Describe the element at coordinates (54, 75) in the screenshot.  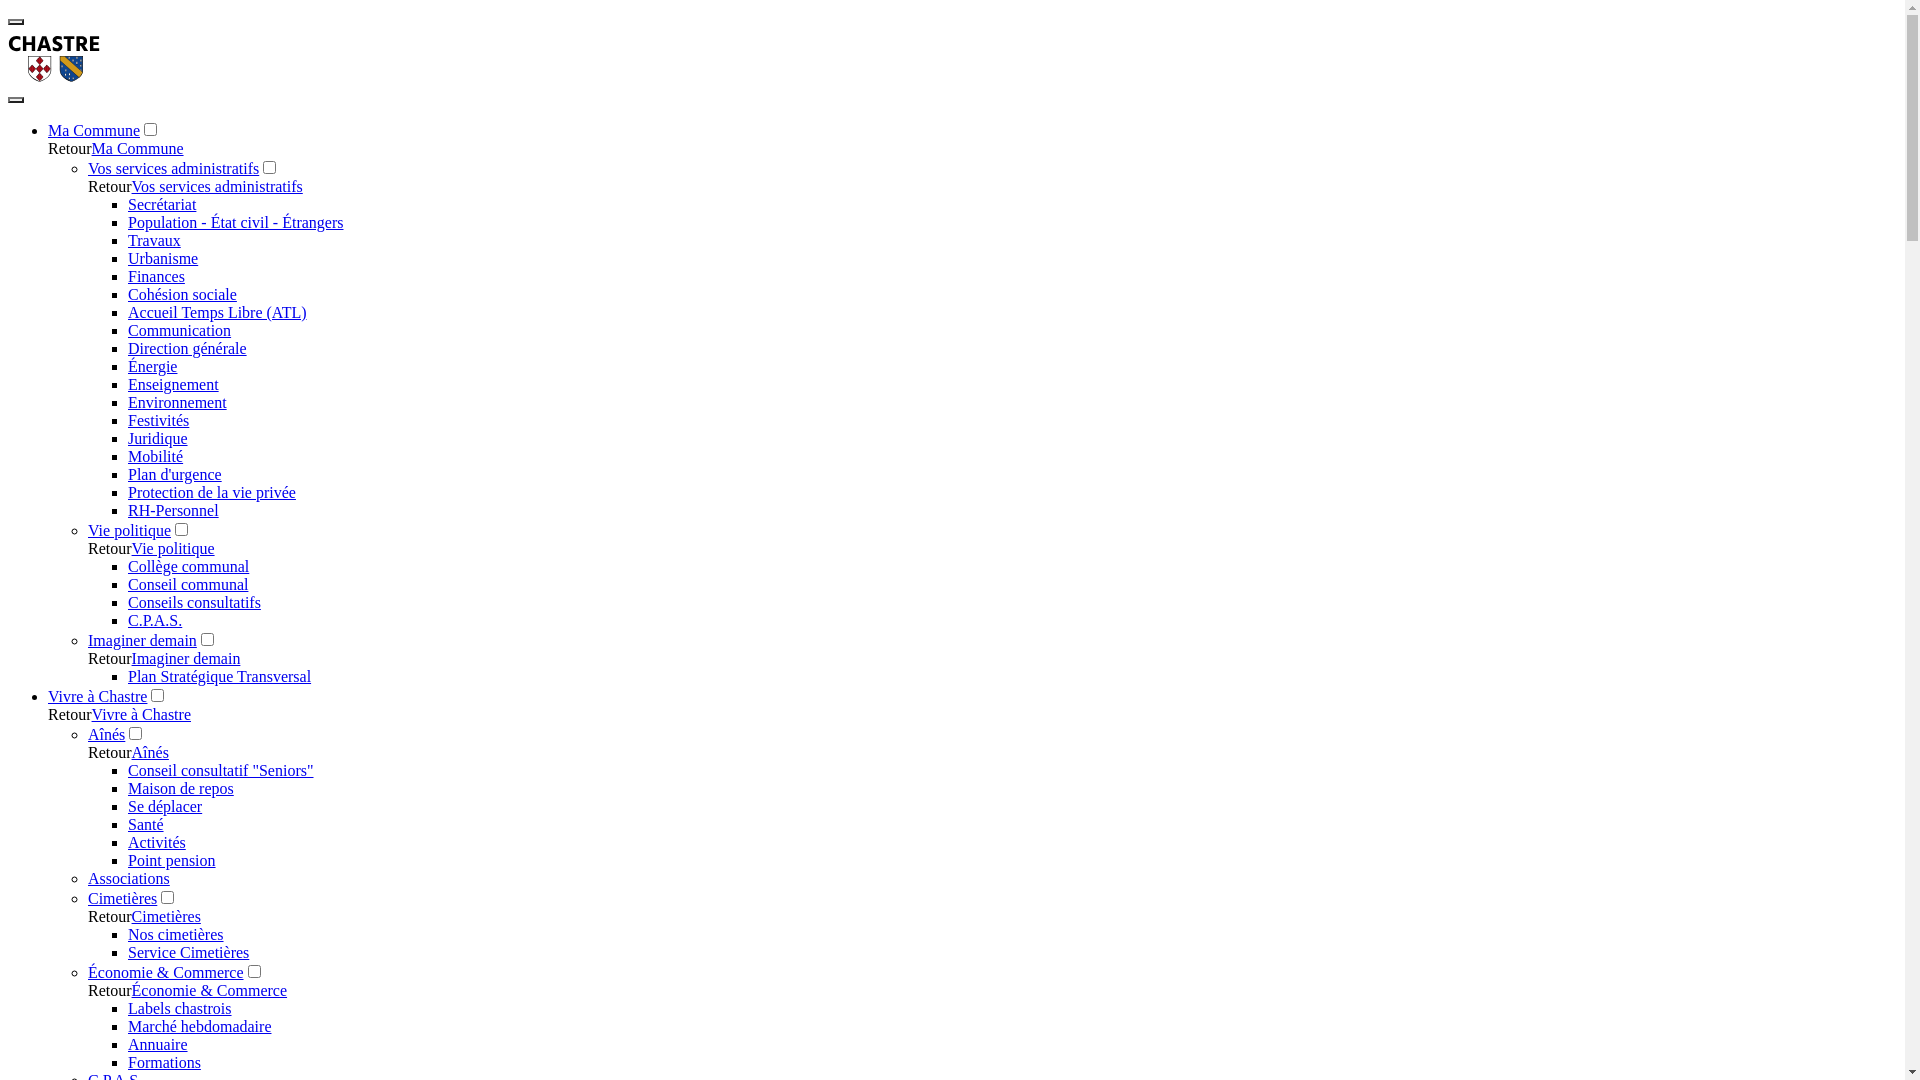
I see `'Chastre'` at that location.